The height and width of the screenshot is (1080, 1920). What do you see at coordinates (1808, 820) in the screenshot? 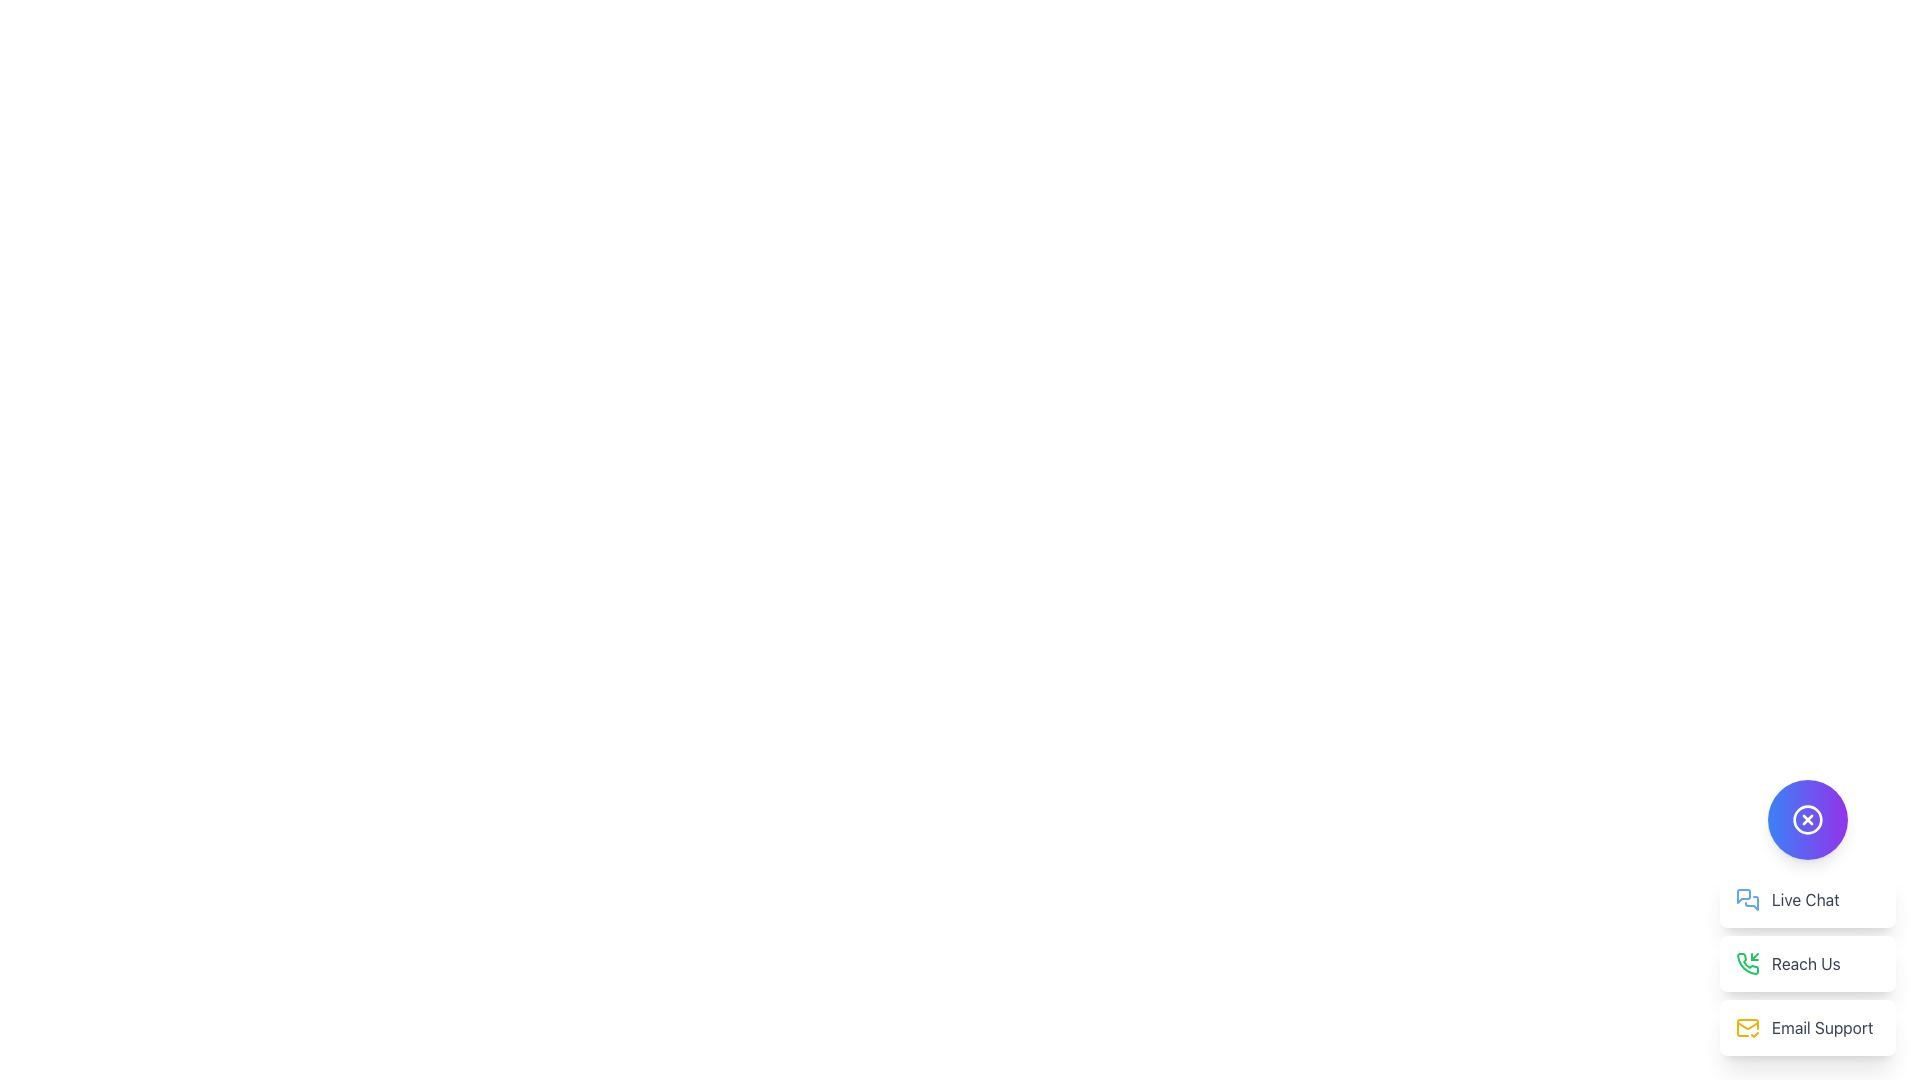
I see `the toggle button at the bottom-right corner of the panel to observe visual feedback` at bounding box center [1808, 820].